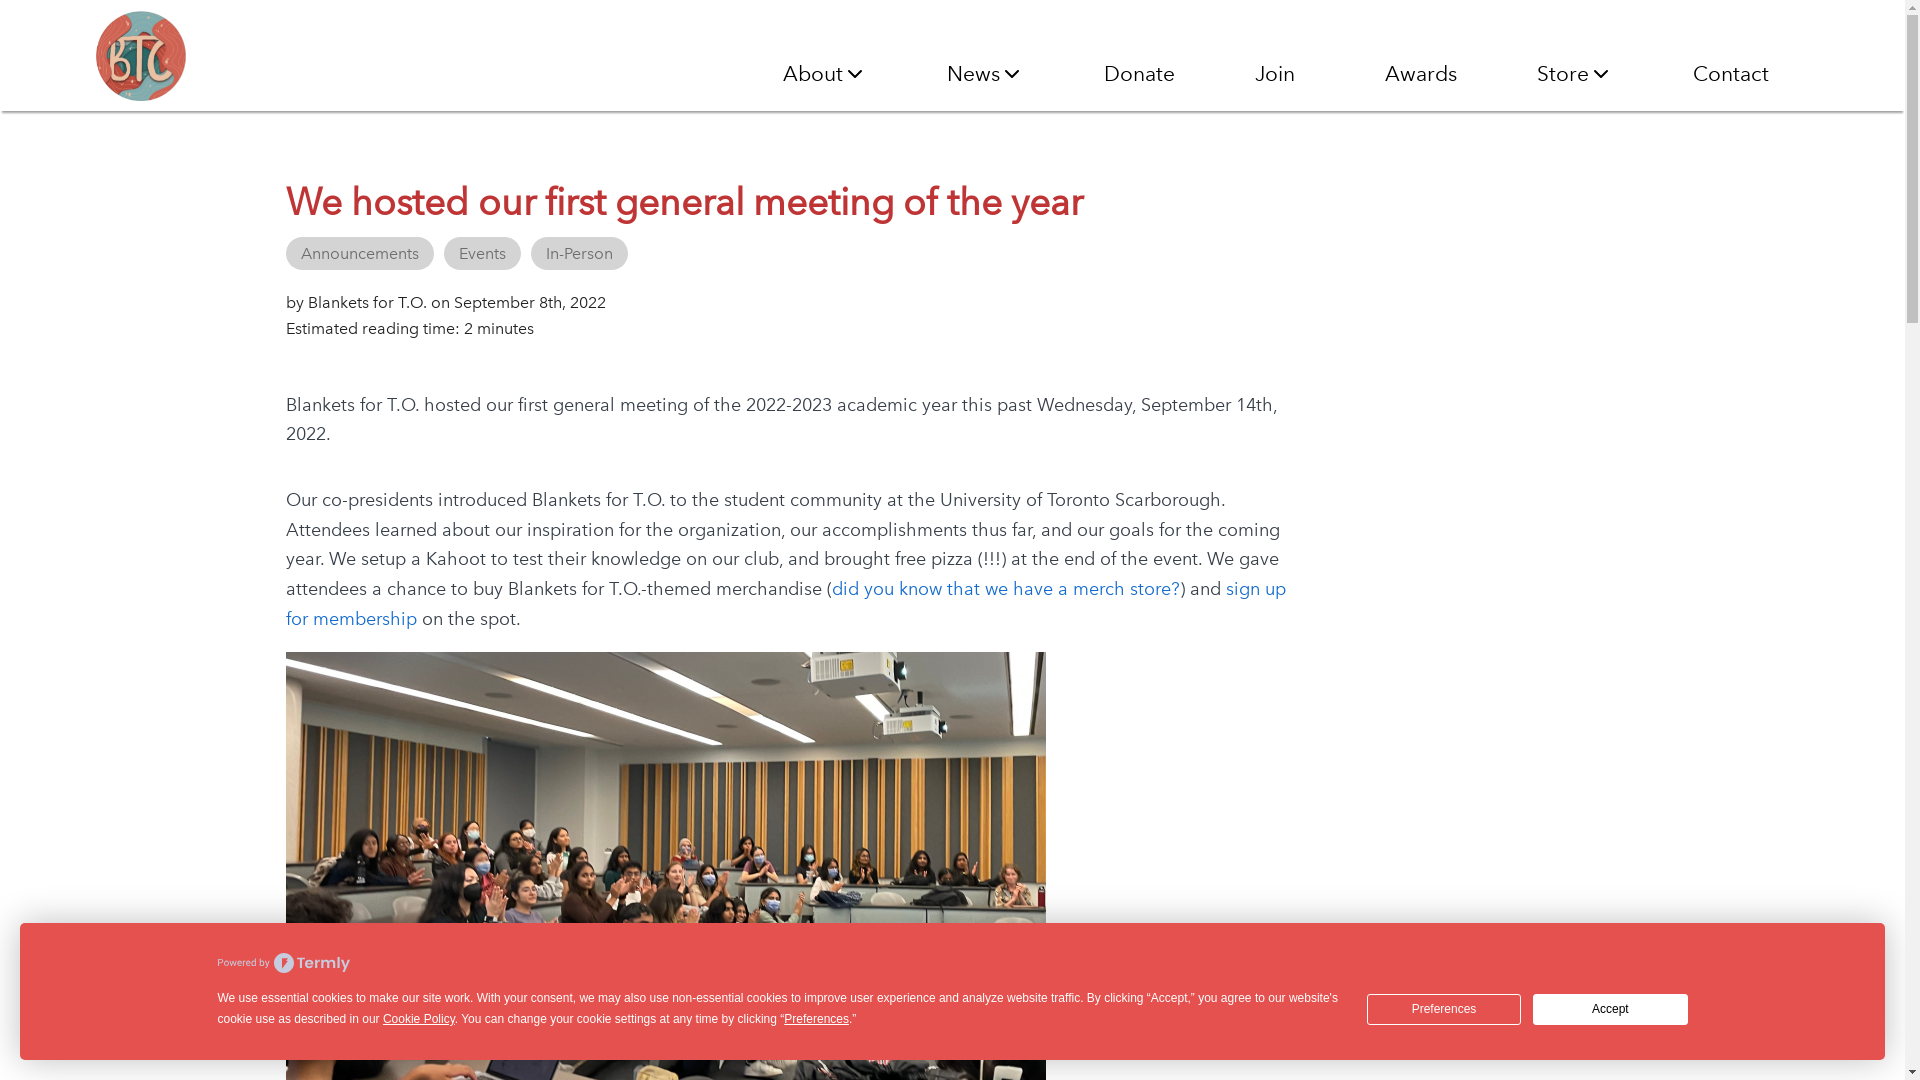  What do you see at coordinates (1609, 1009) in the screenshot?
I see `'Accept'` at bounding box center [1609, 1009].